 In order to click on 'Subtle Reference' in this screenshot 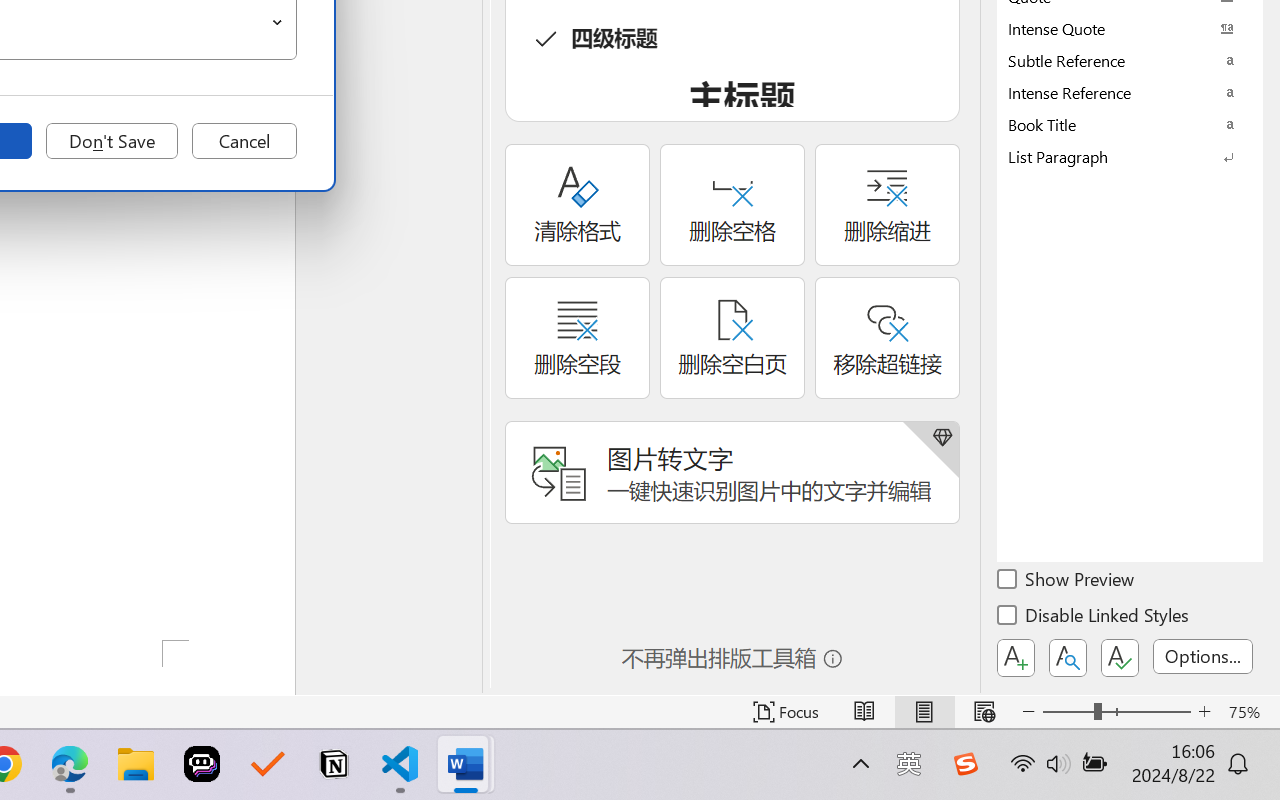, I will do `click(1130, 59)`.